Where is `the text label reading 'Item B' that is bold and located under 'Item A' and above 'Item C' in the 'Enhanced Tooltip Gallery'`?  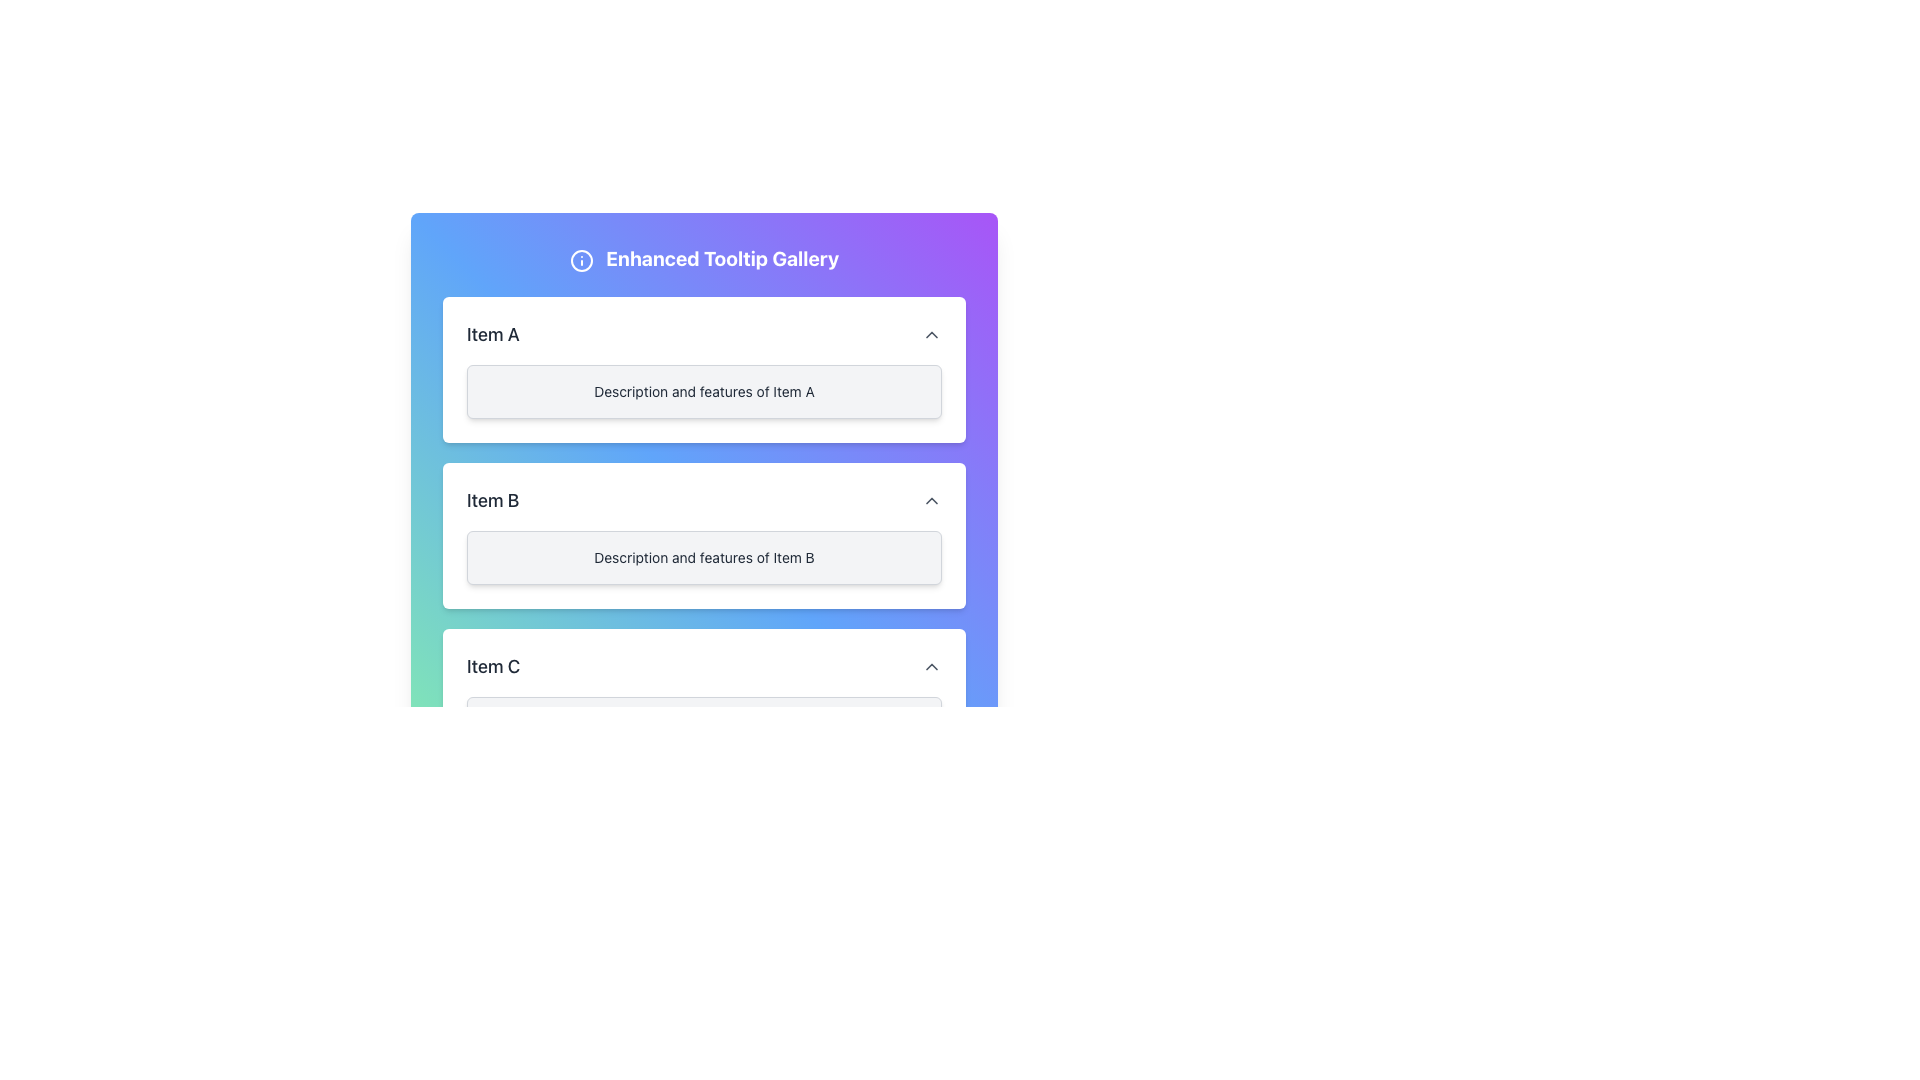 the text label reading 'Item B' that is bold and located under 'Item A' and above 'Item C' in the 'Enhanced Tooltip Gallery' is located at coordinates (493, 500).